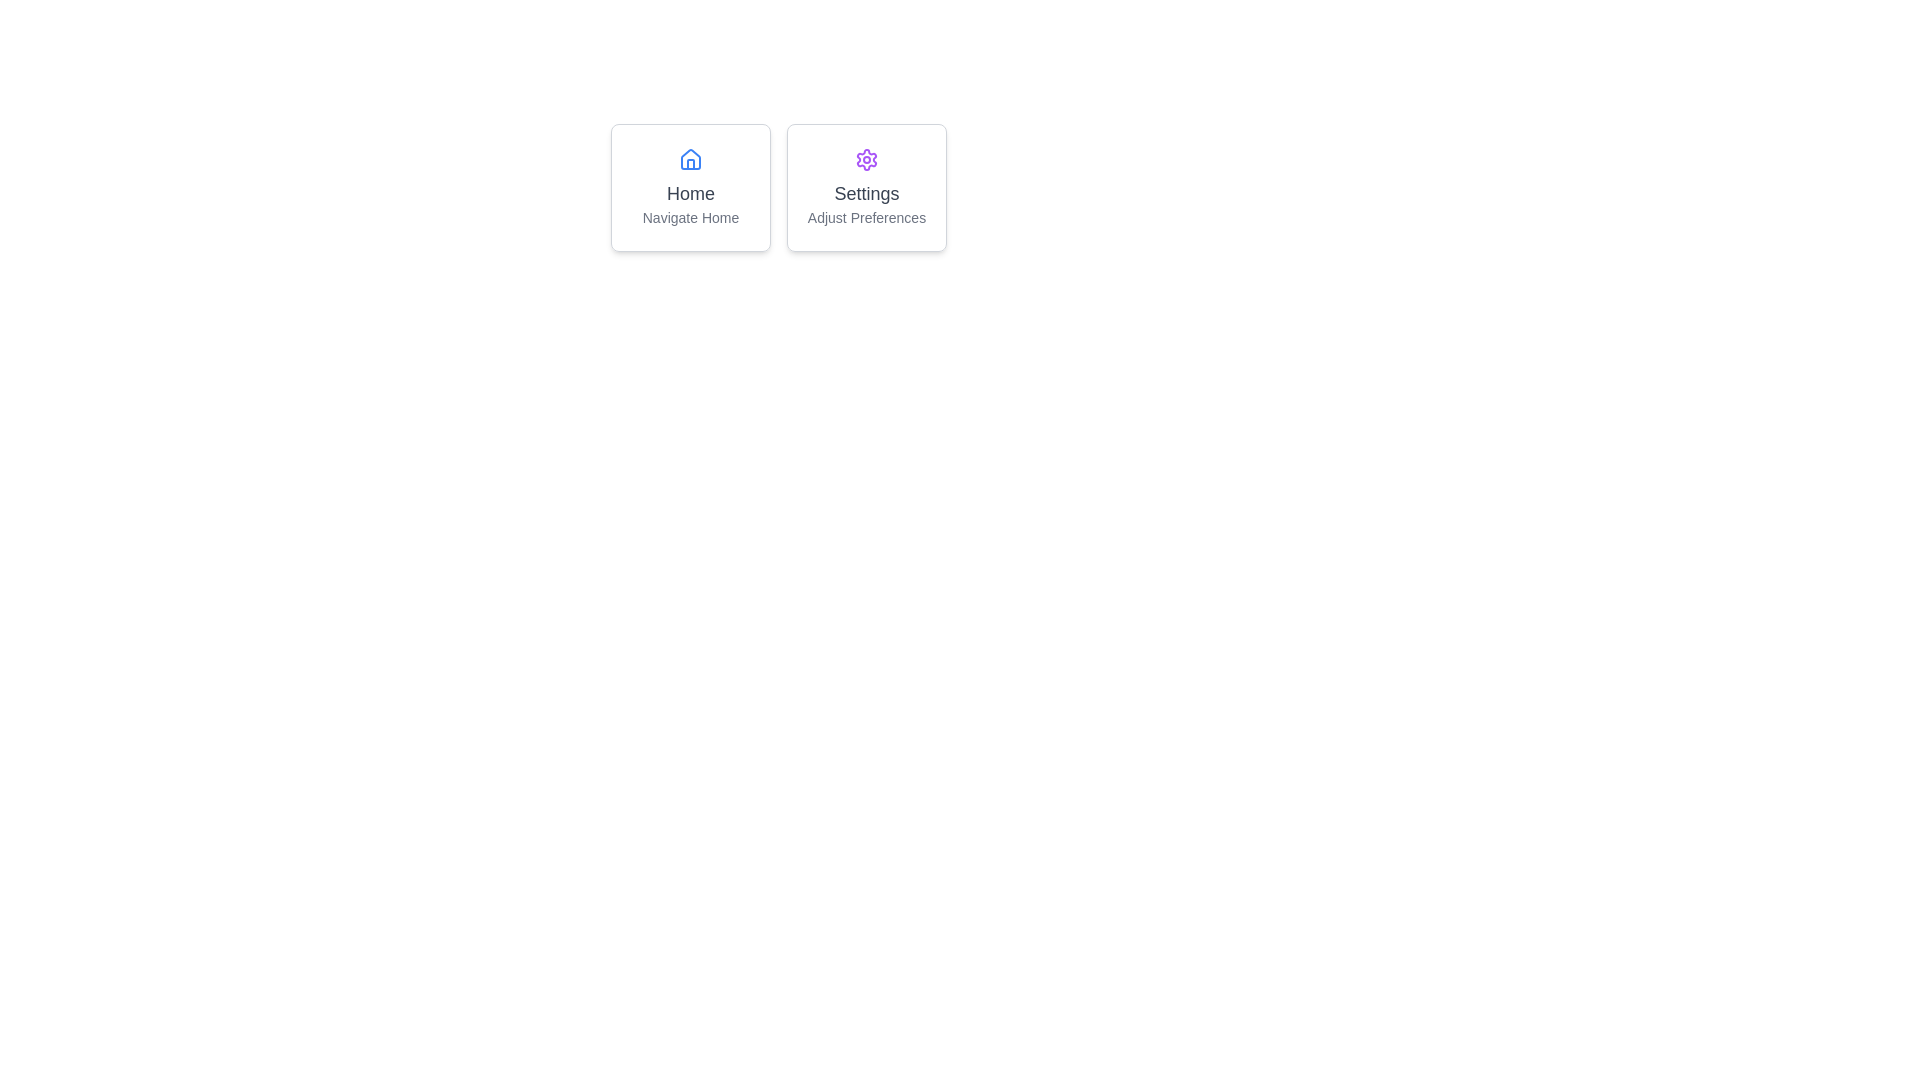  What do you see at coordinates (867, 218) in the screenshot?
I see `the explanatory text label located below the 'Settings' title within the 'Settings' card` at bounding box center [867, 218].